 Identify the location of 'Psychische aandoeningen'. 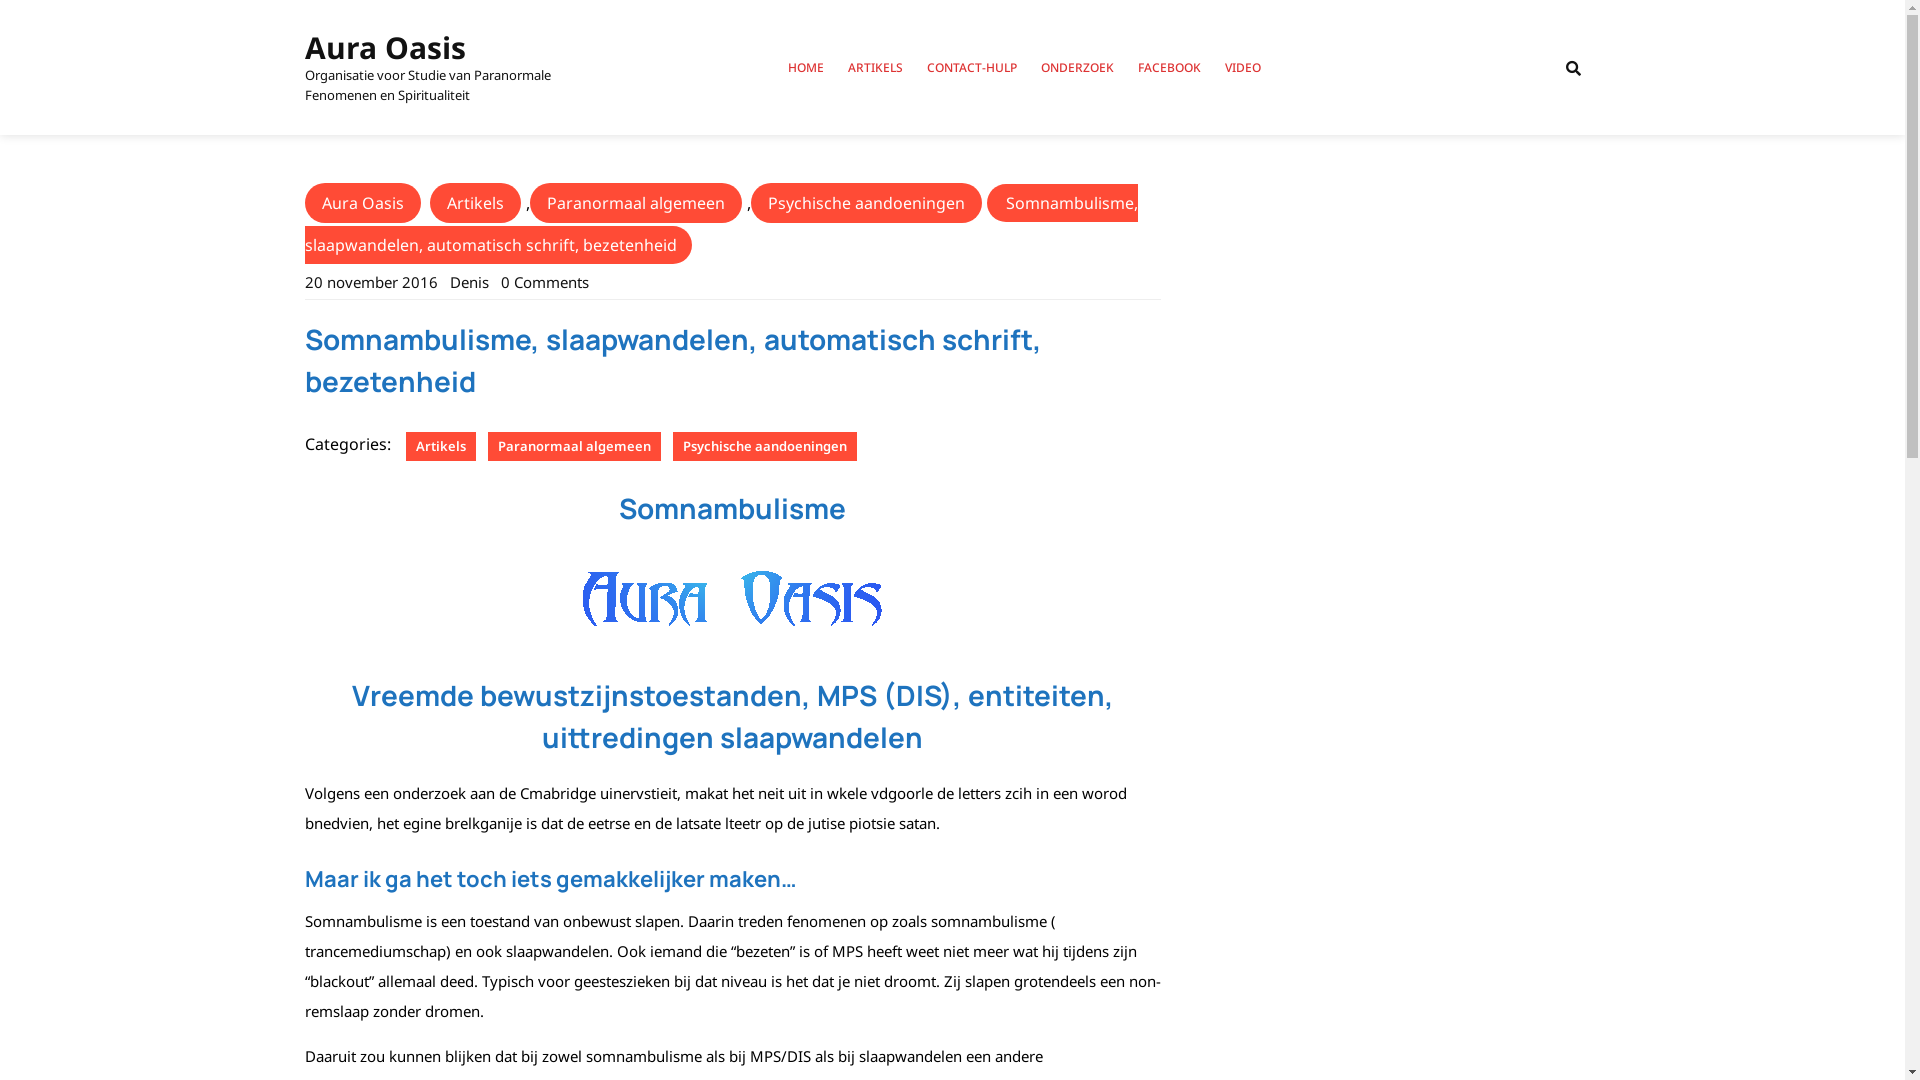
(748, 203).